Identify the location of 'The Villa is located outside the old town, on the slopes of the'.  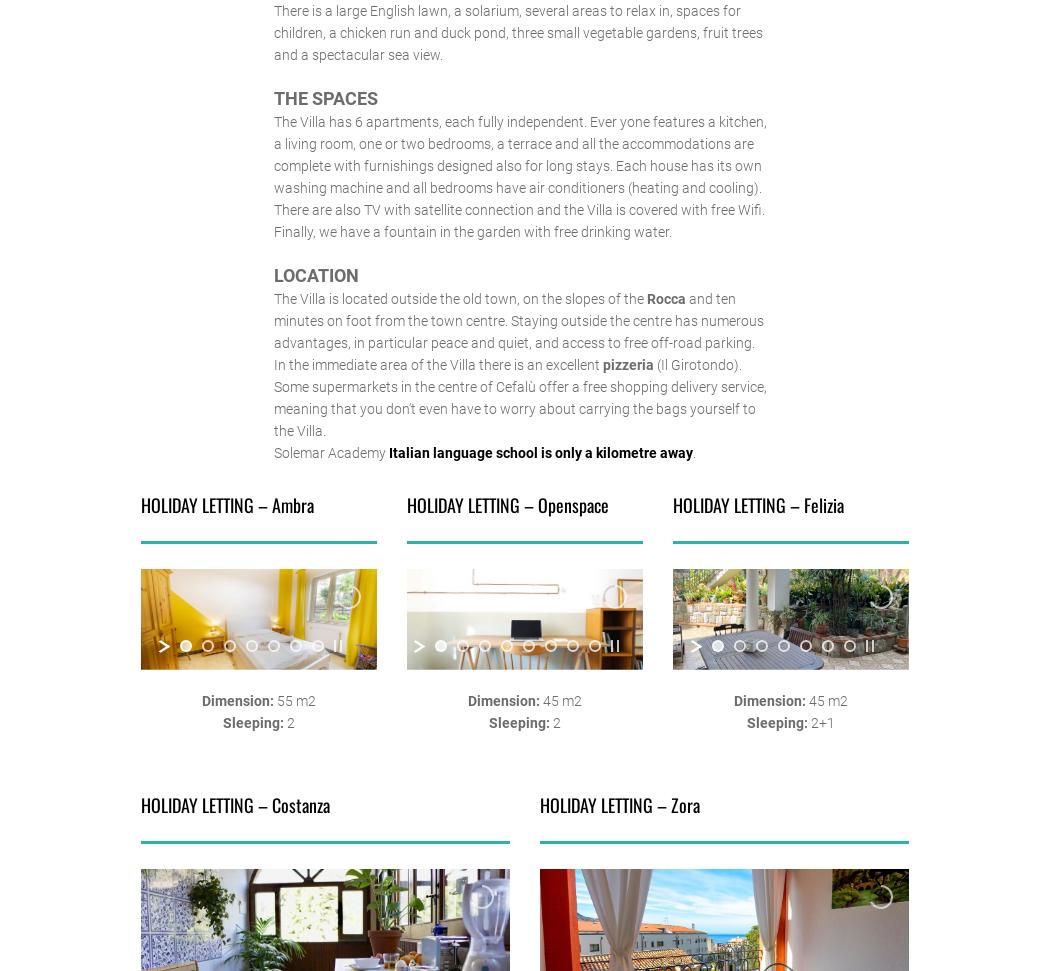
(459, 296).